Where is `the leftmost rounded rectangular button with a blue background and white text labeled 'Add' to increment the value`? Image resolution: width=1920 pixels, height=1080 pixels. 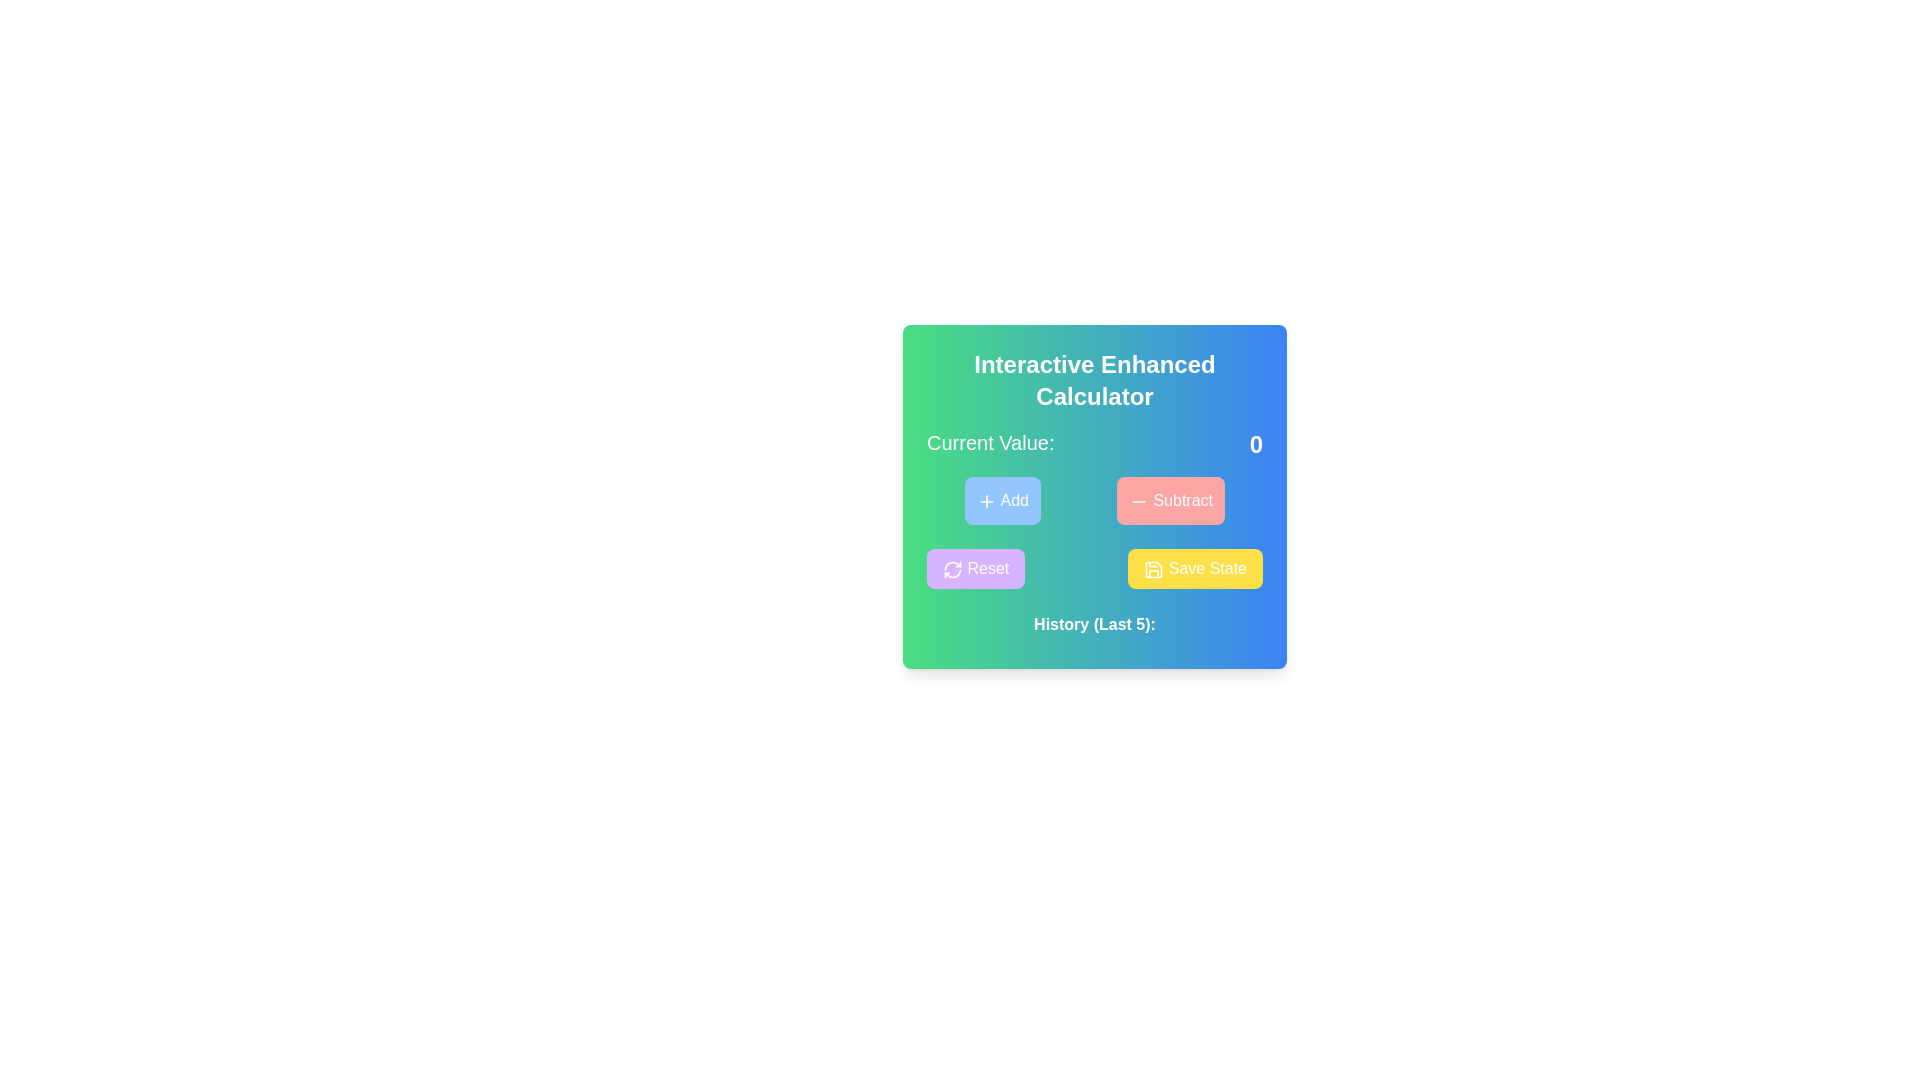 the leftmost rounded rectangular button with a blue background and white text labeled 'Add' to increment the value is located at coordinates (1003, 500).